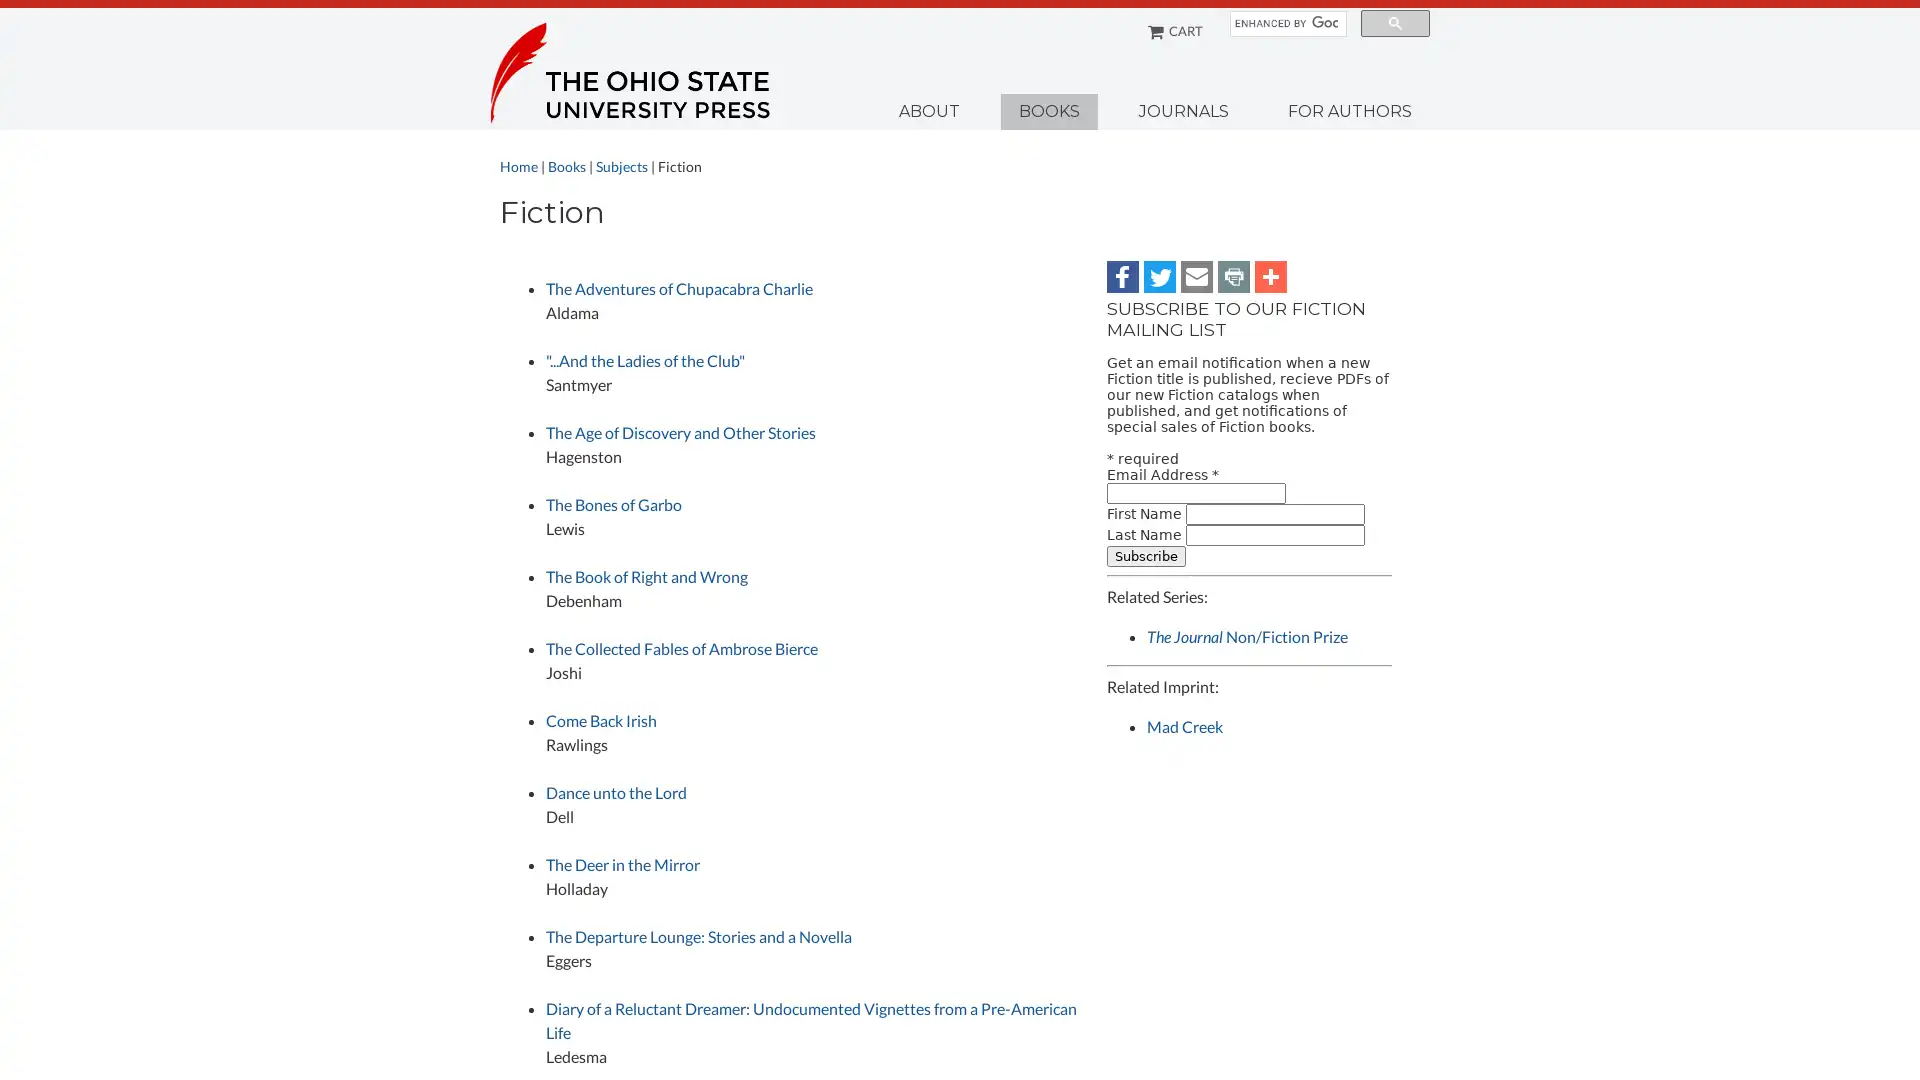  I want to click on Subscribe, so click(1146, 555).